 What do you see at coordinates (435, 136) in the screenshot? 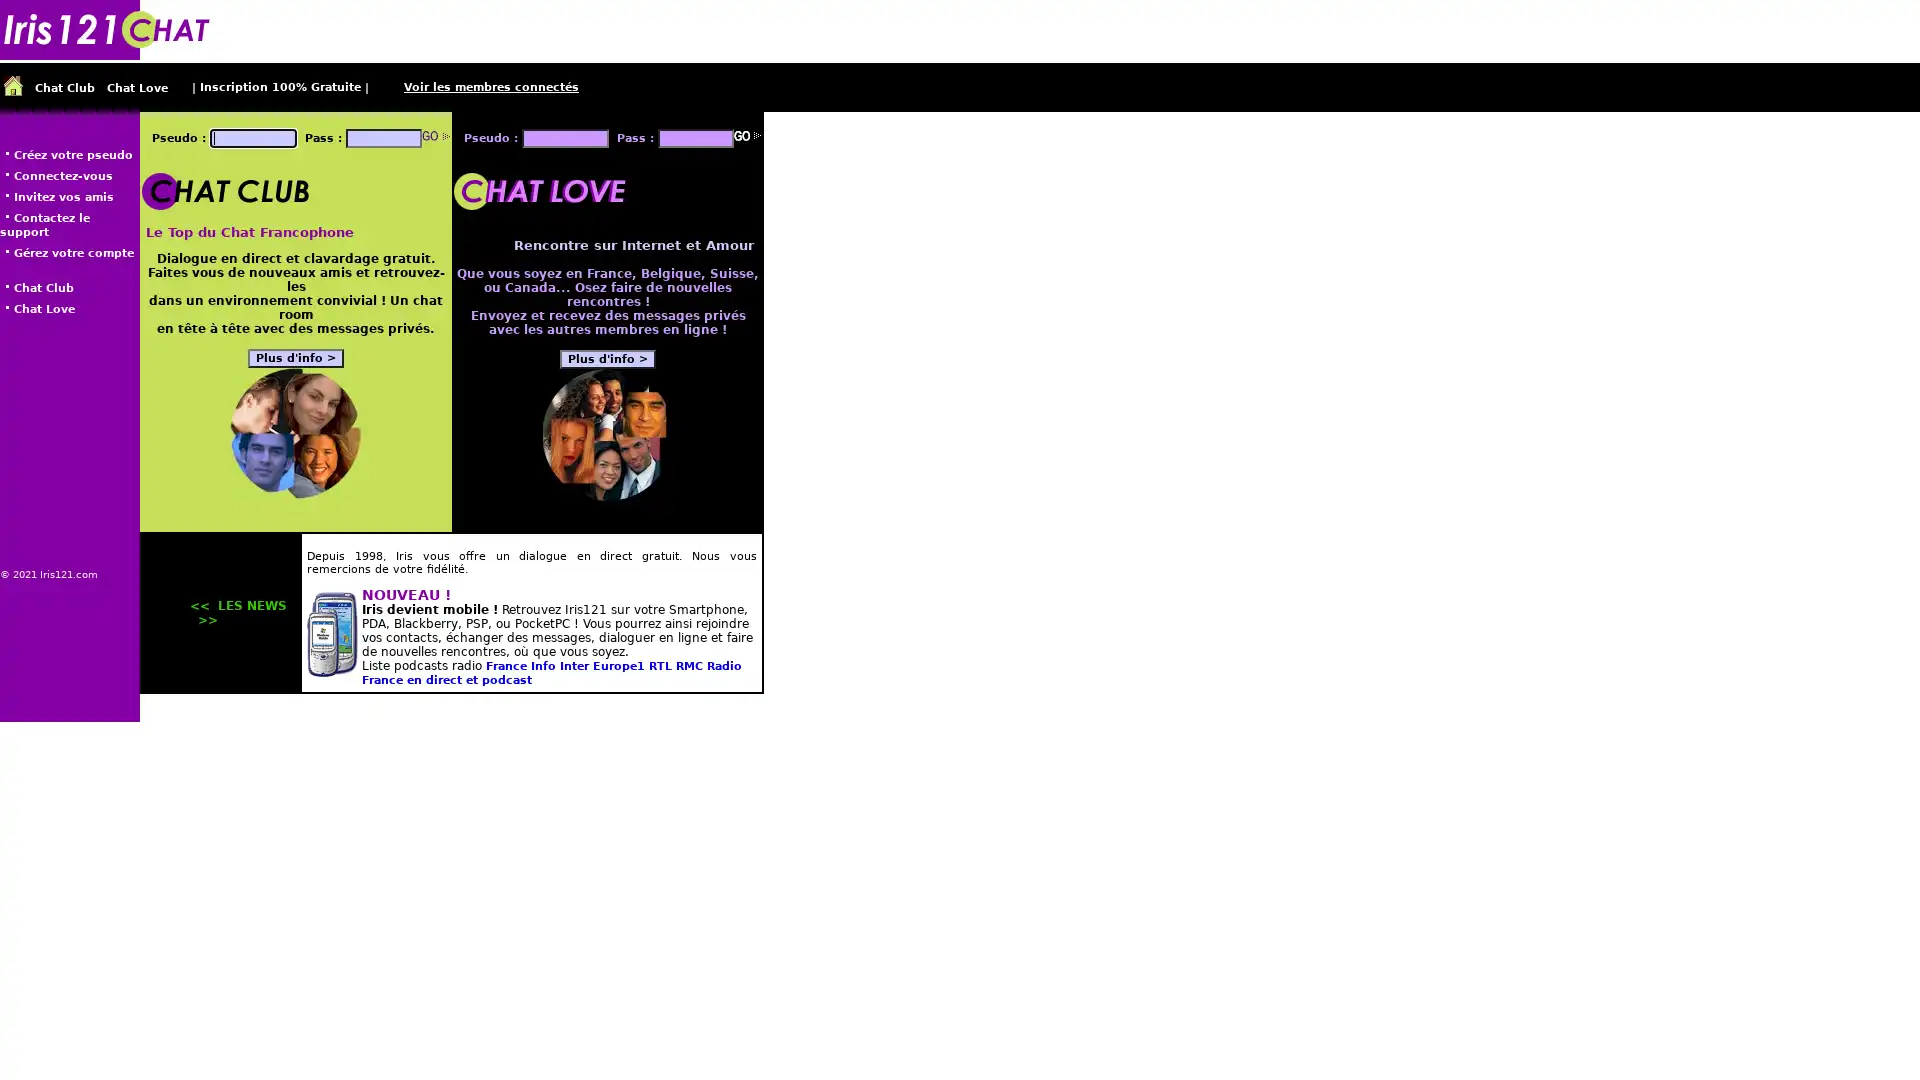
I see `Go!` at bounding box center [435, 136].